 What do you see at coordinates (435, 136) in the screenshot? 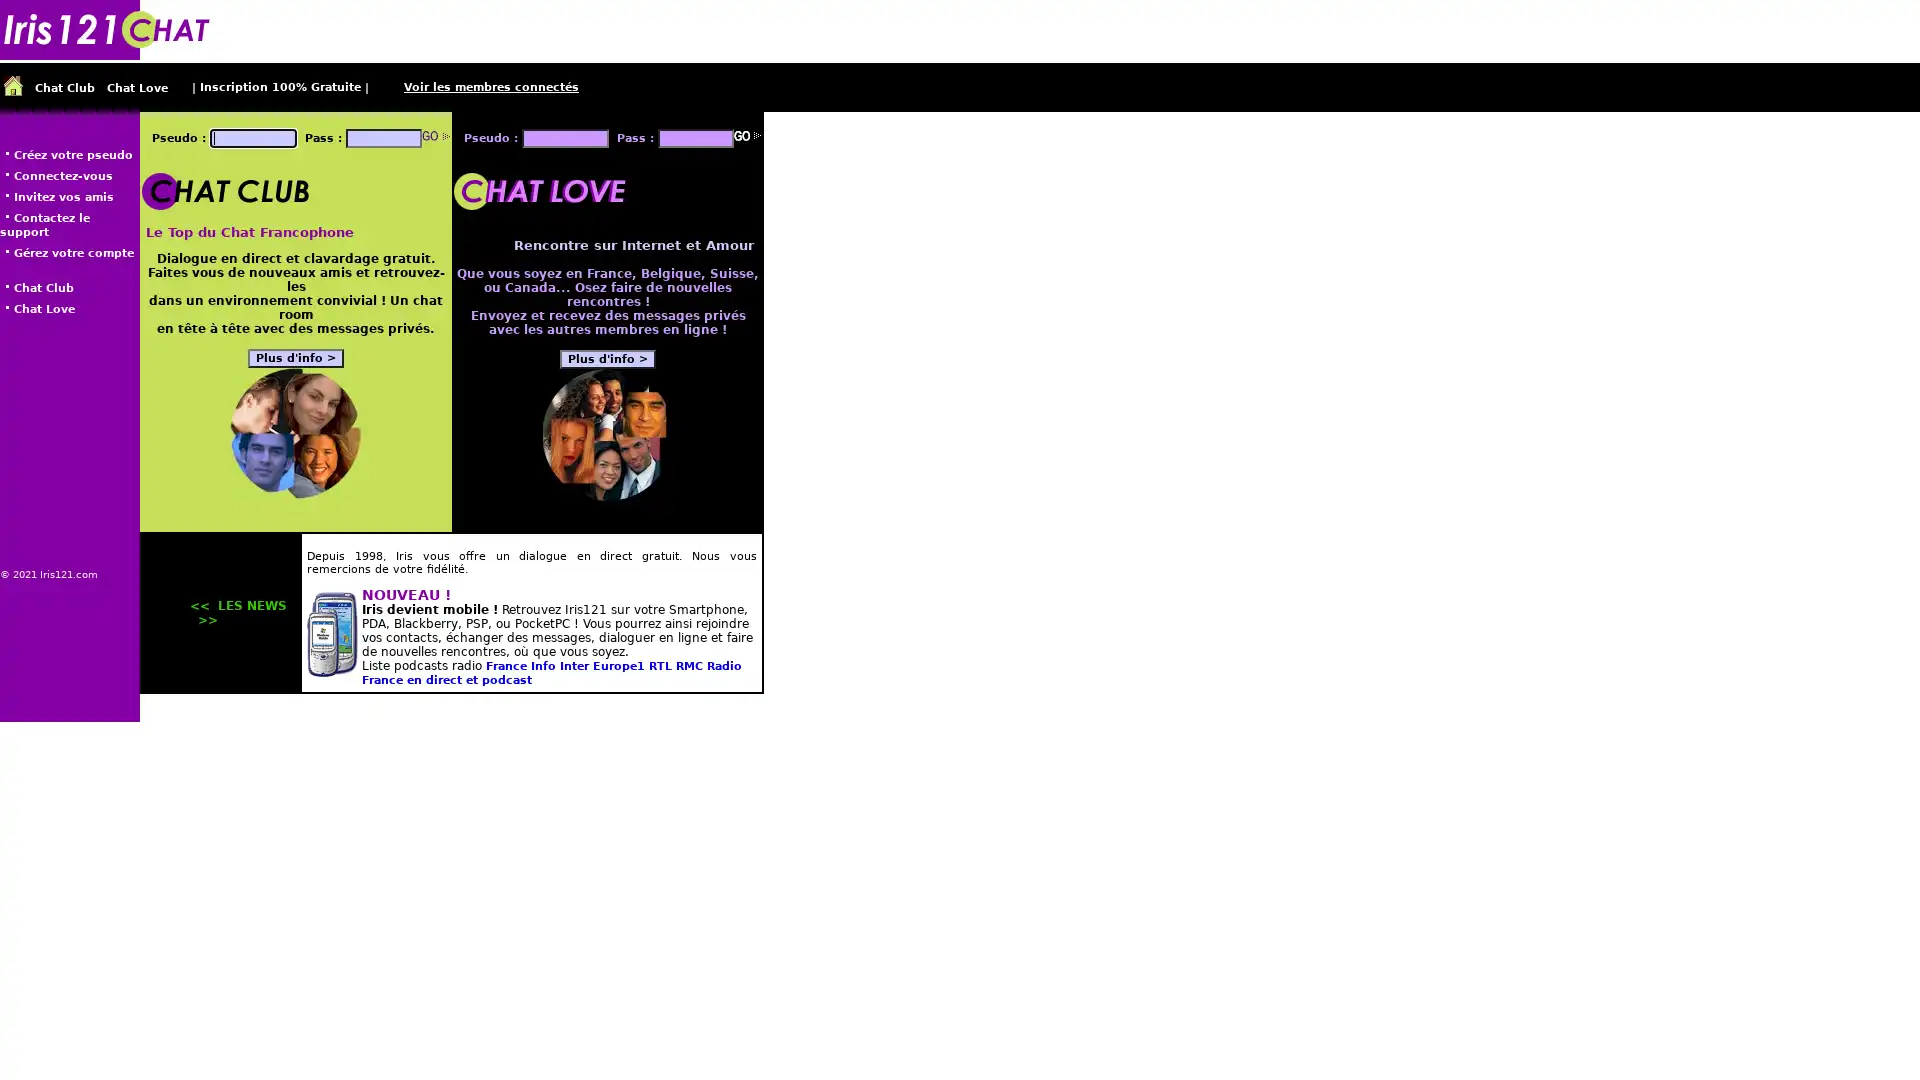
I see `Go!` at bounding box center [435, 136].